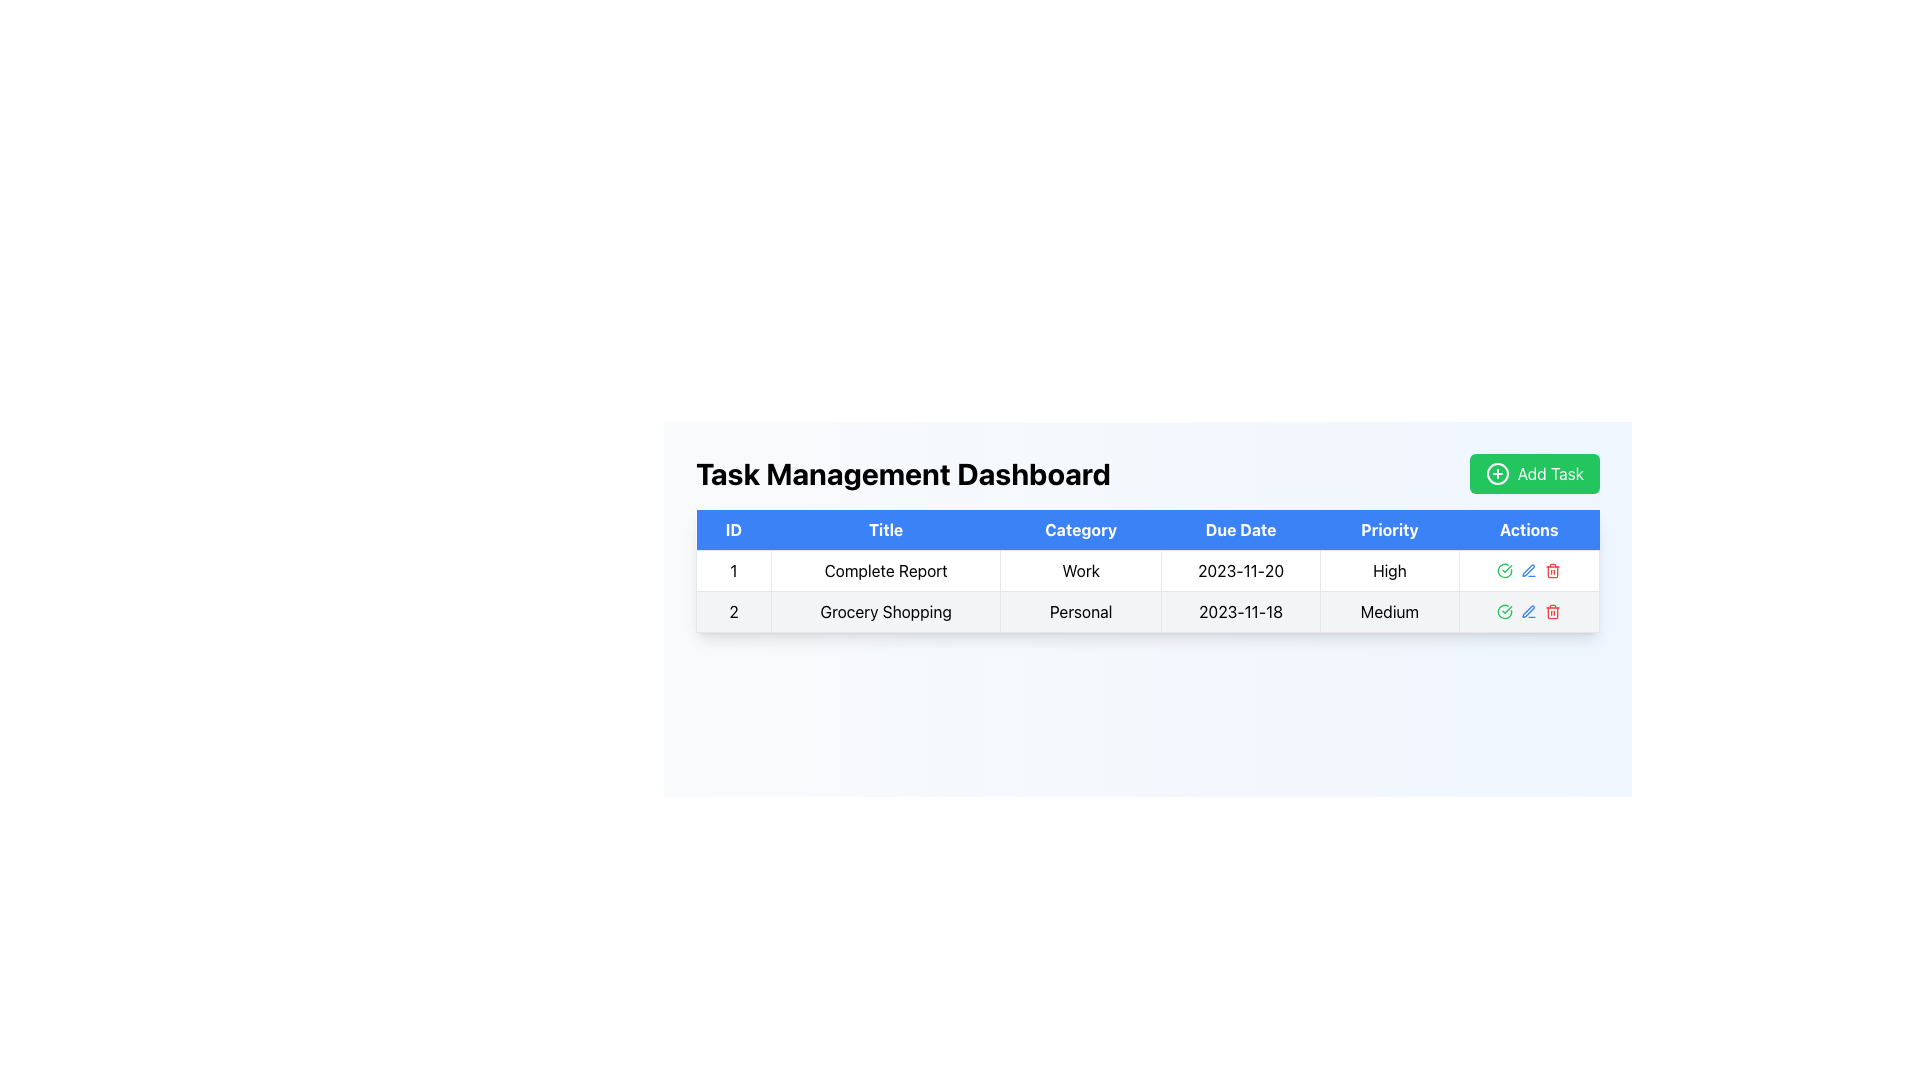 The height and width of the screenshot is (1080, 1920). What do you see at coordinates (1528, 611) in the screenshot?
I see `the blue-colored edit icon button located in the 'Actions' column of the second row to initiate editing` at bounding box center [1528, 611].